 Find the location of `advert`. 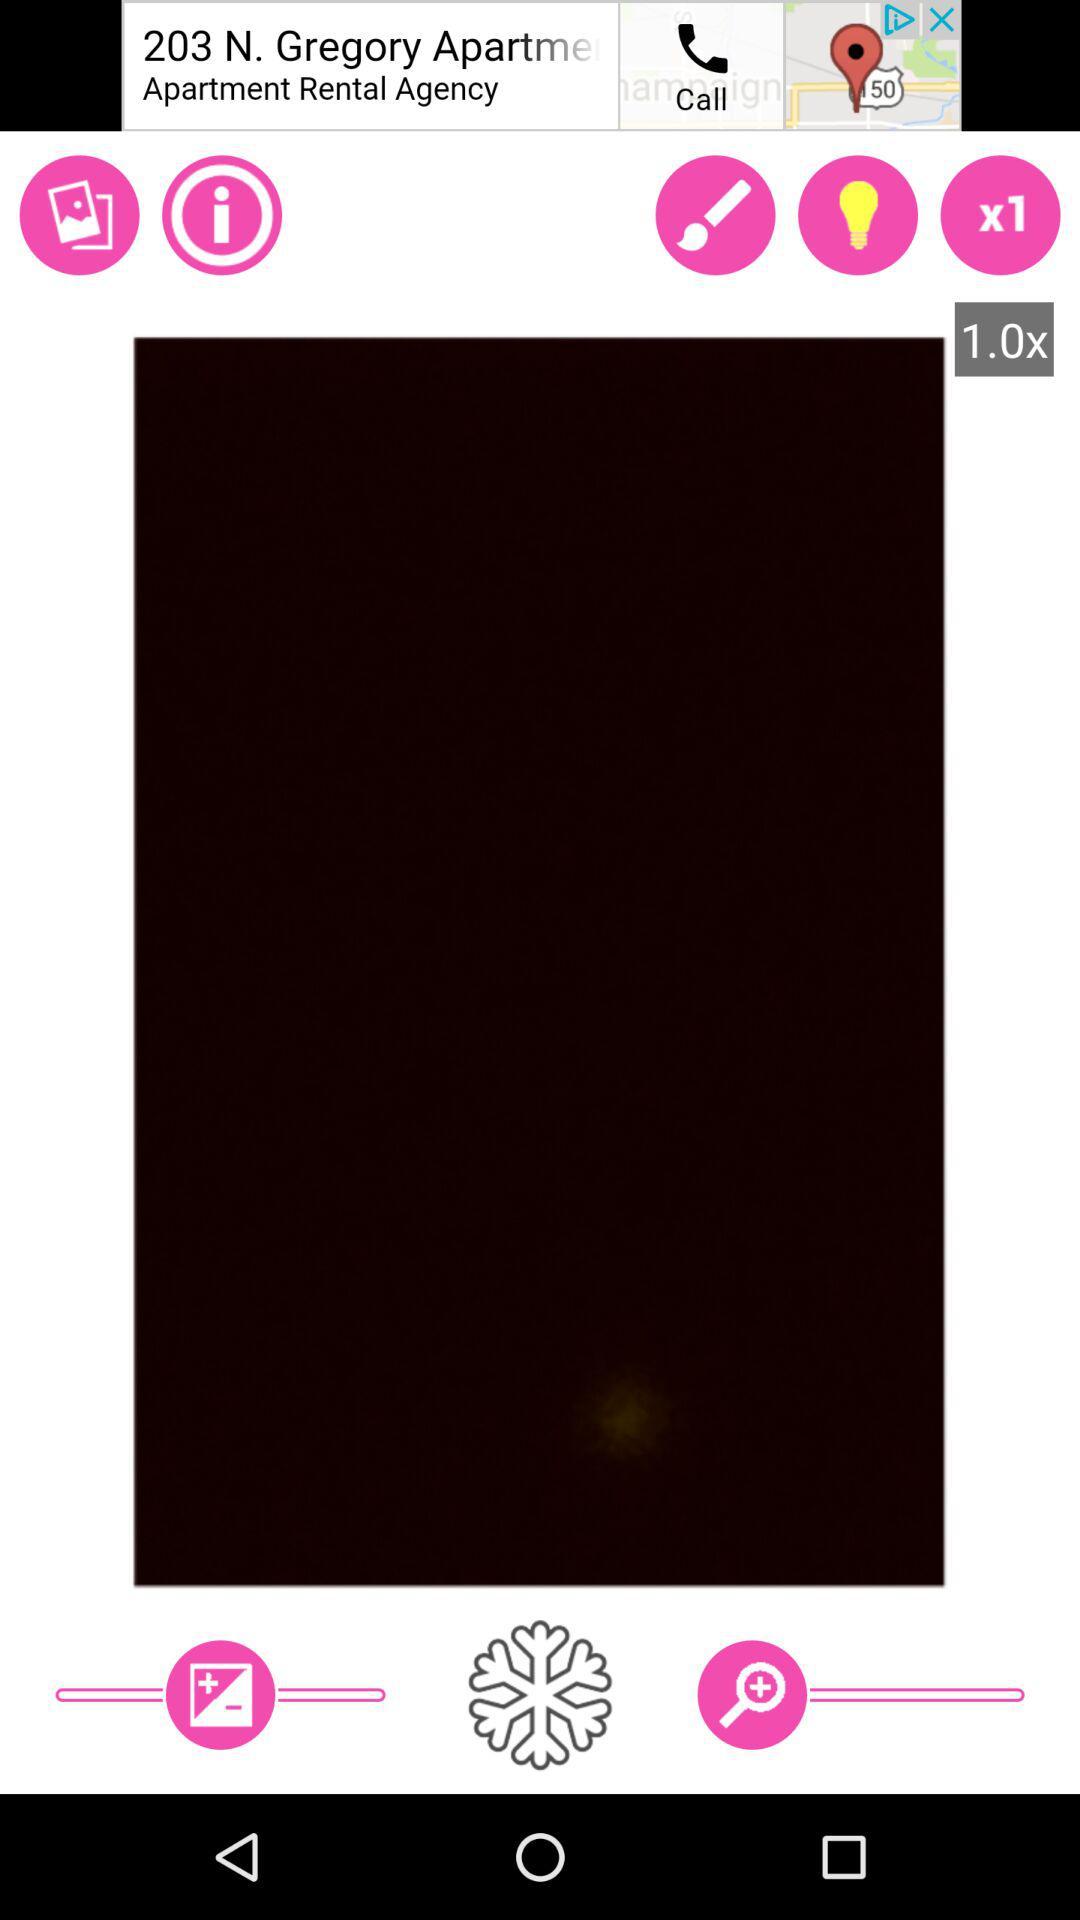

advert is located at coordinates (540, 65).